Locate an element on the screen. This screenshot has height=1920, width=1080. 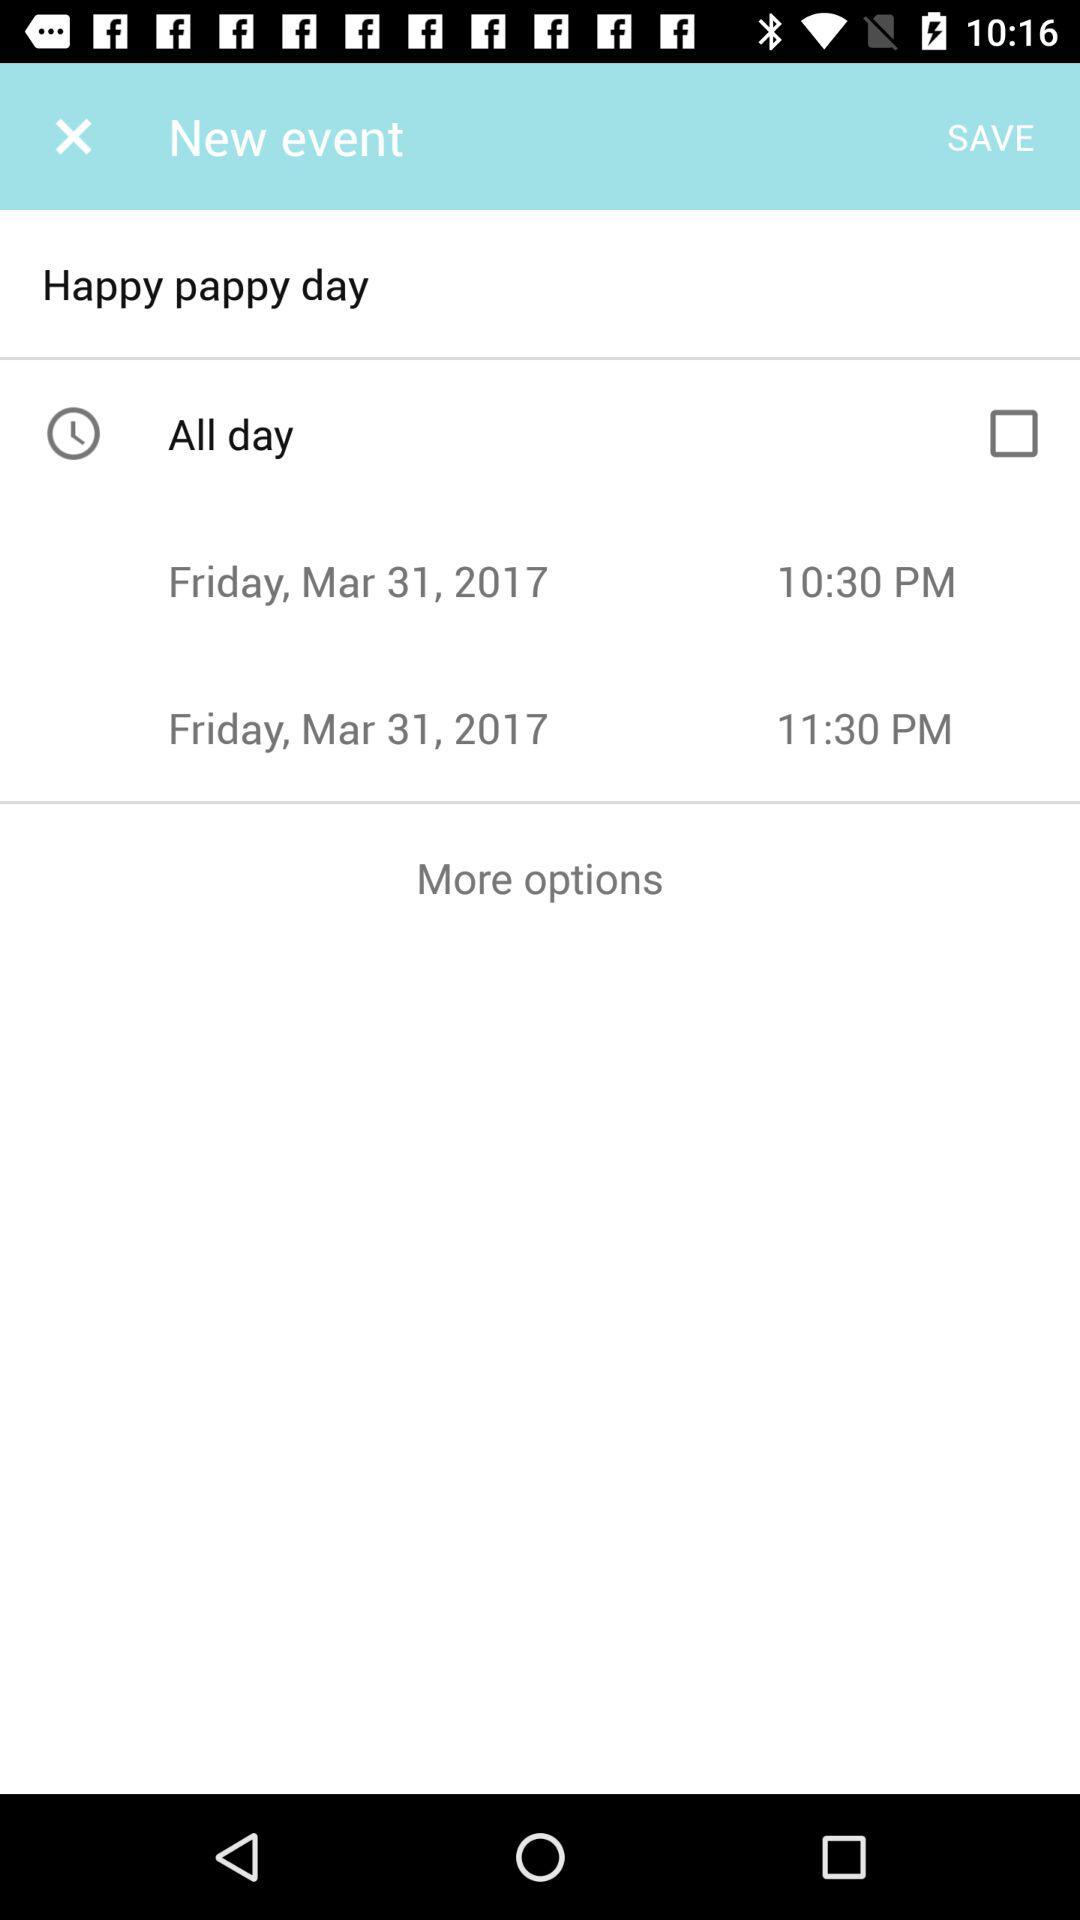
the text below all day is located at coordinates (471, 579).